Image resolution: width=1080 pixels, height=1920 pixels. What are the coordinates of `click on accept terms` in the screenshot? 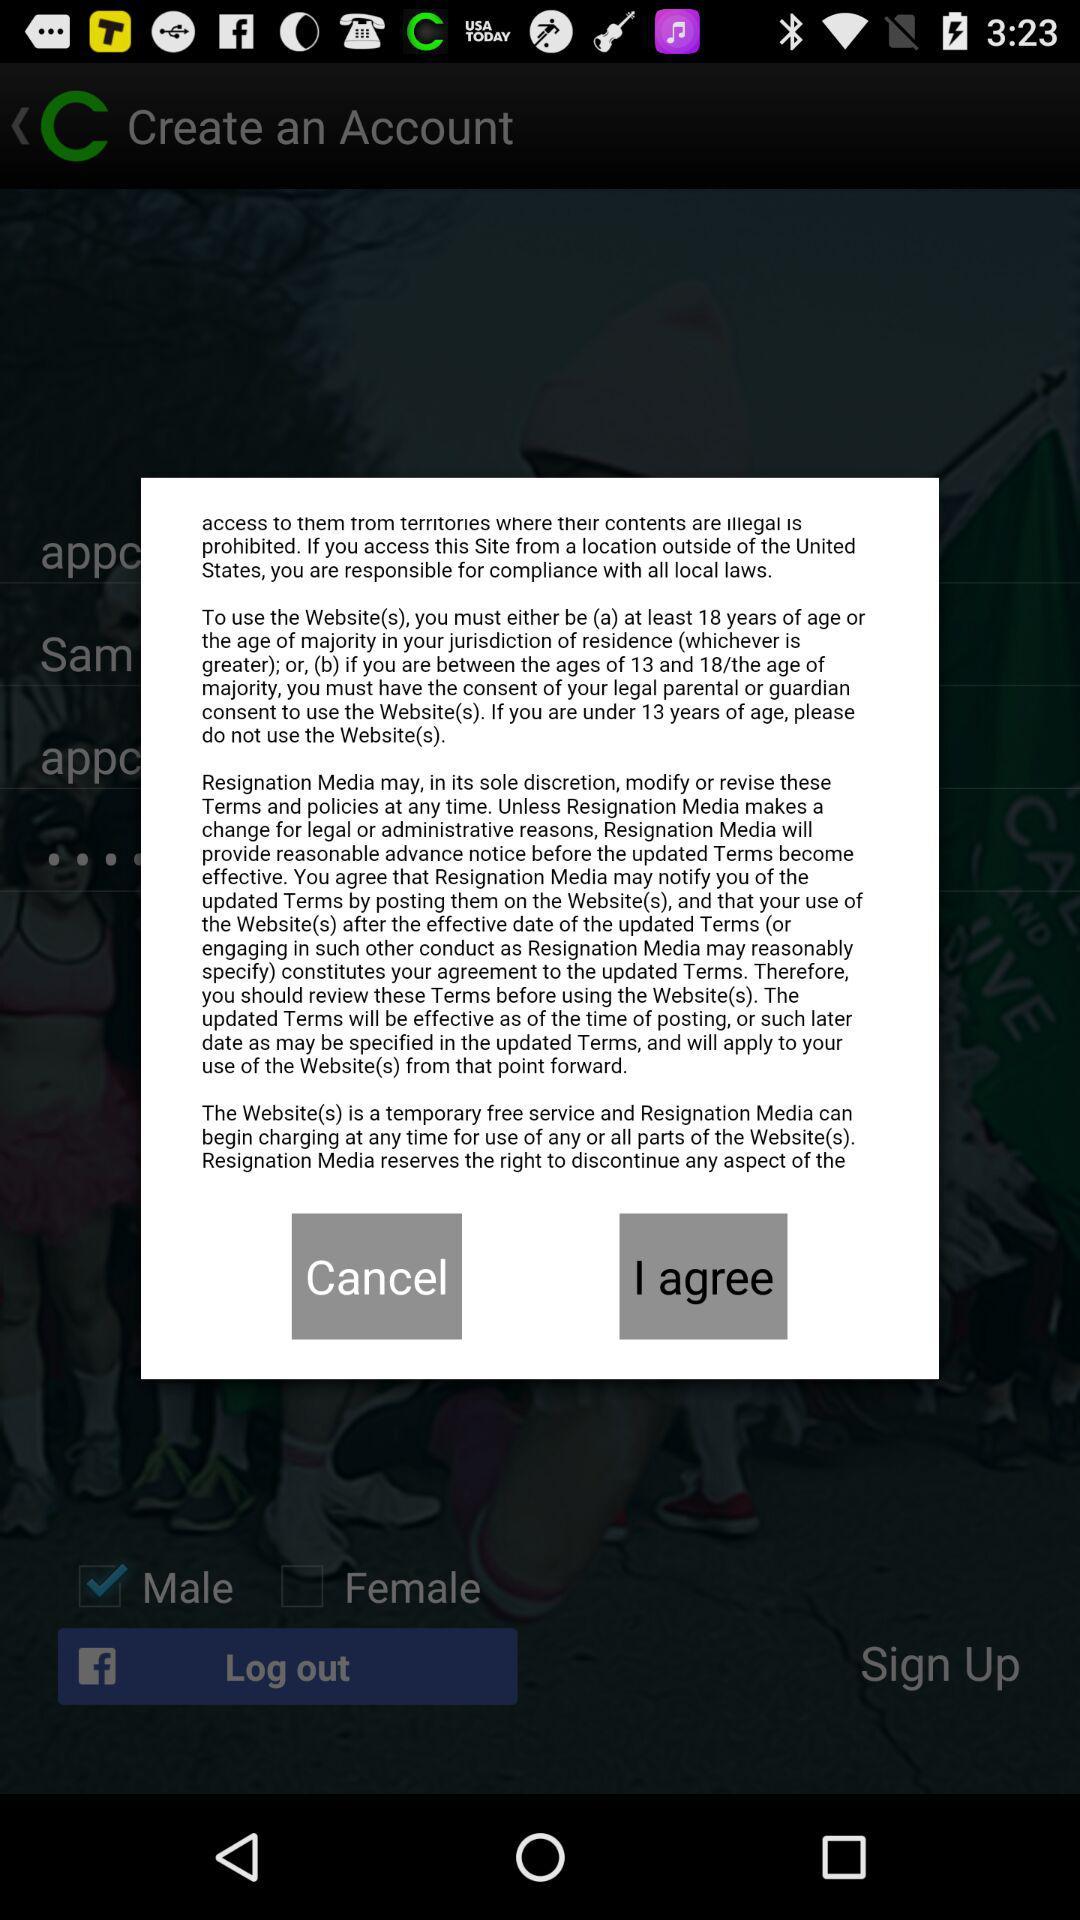 It's located at (540, 845).